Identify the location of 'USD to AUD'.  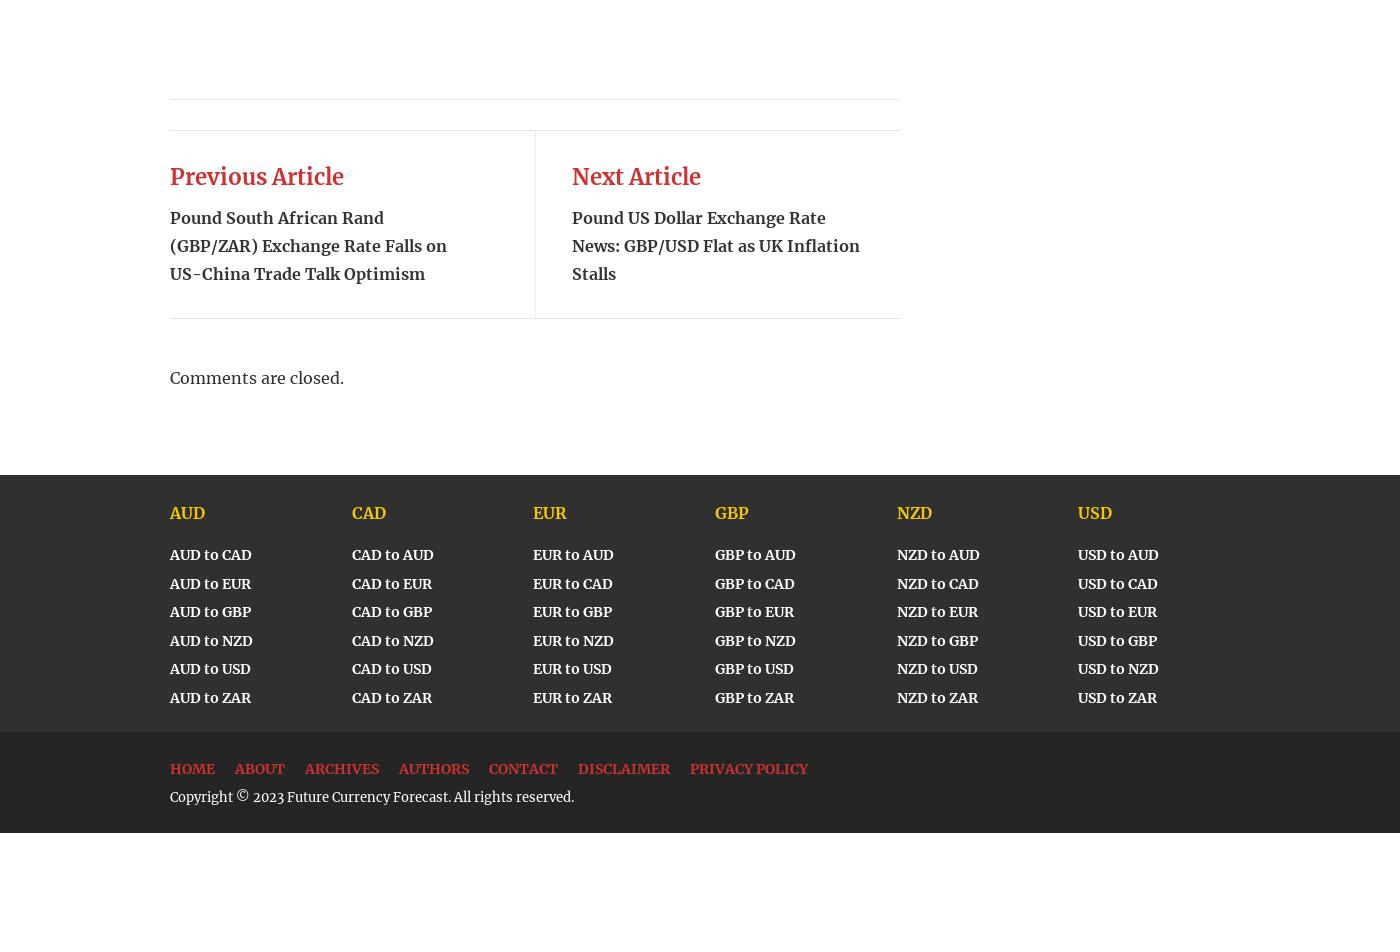
(1118, 555).